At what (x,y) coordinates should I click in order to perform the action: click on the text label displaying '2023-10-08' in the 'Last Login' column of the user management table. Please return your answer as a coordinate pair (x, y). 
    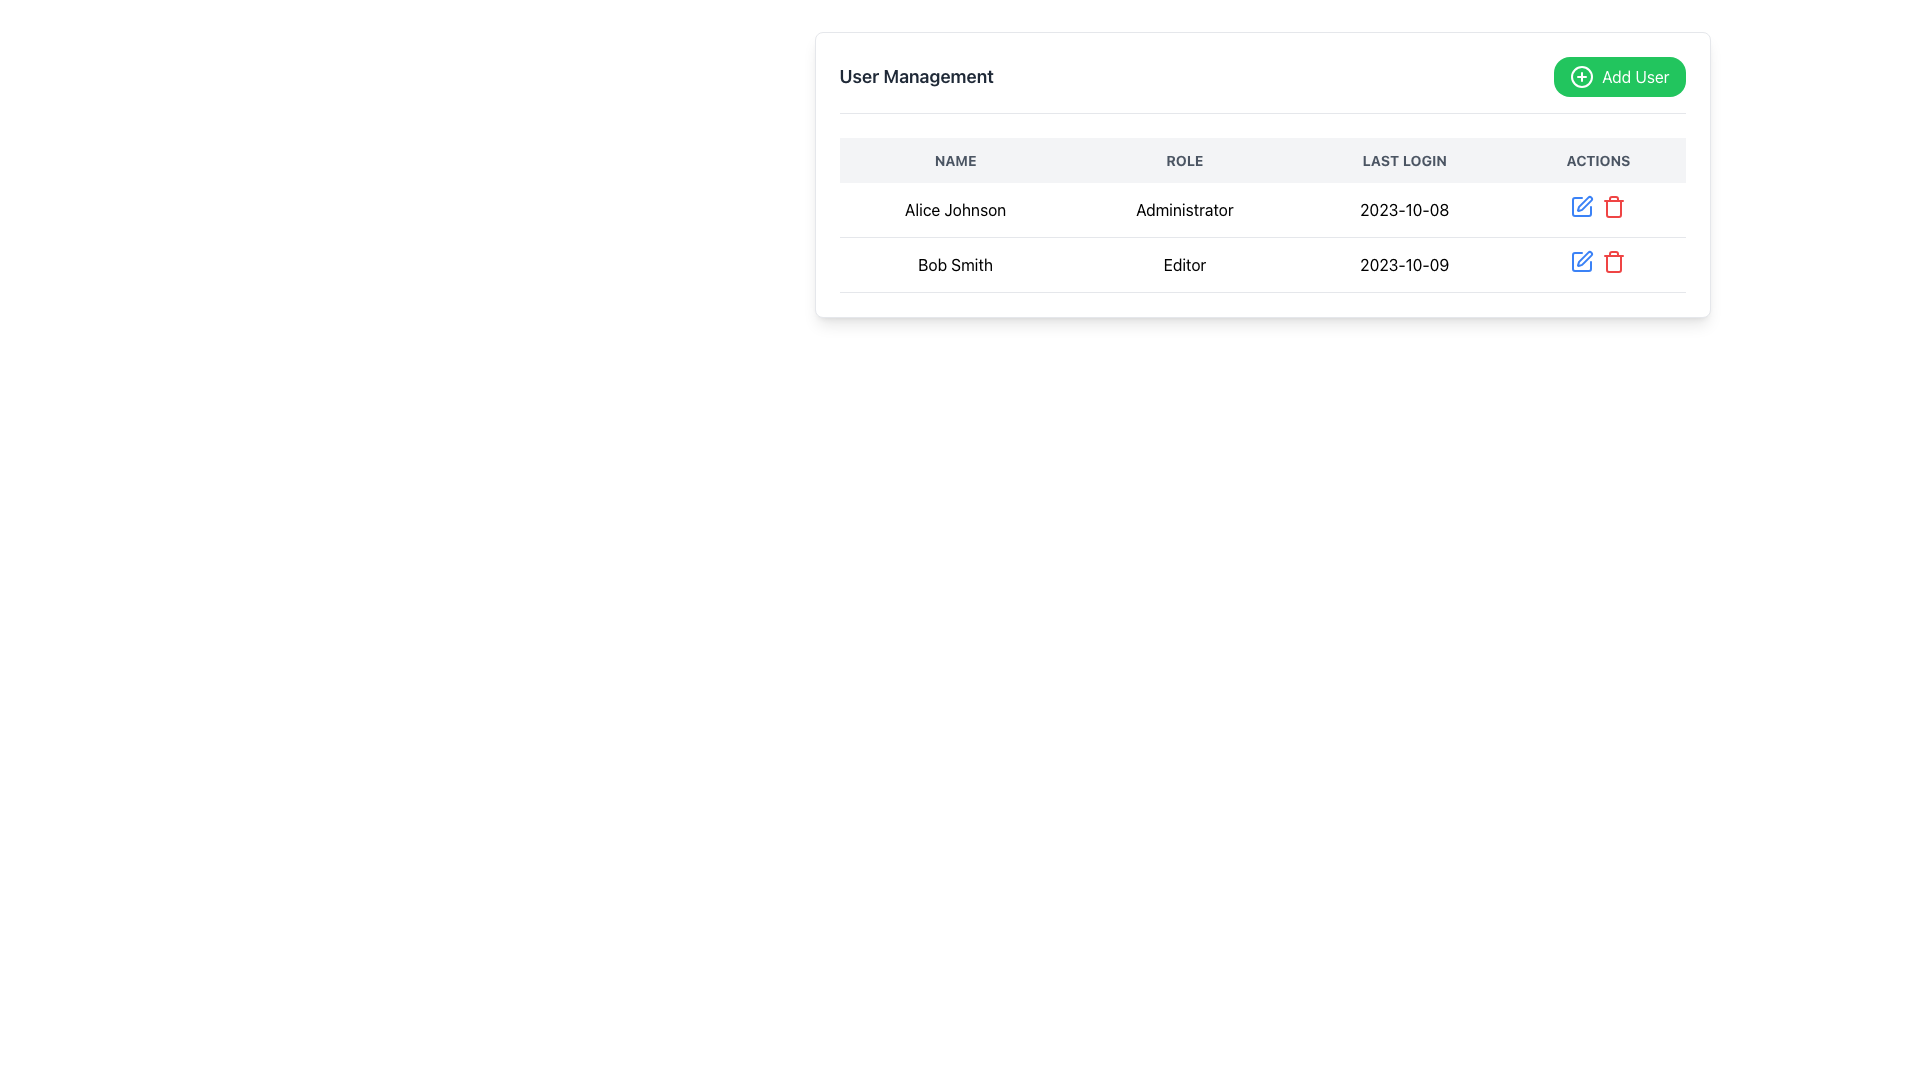
    Looking at the image, I should click on (1403, 210).